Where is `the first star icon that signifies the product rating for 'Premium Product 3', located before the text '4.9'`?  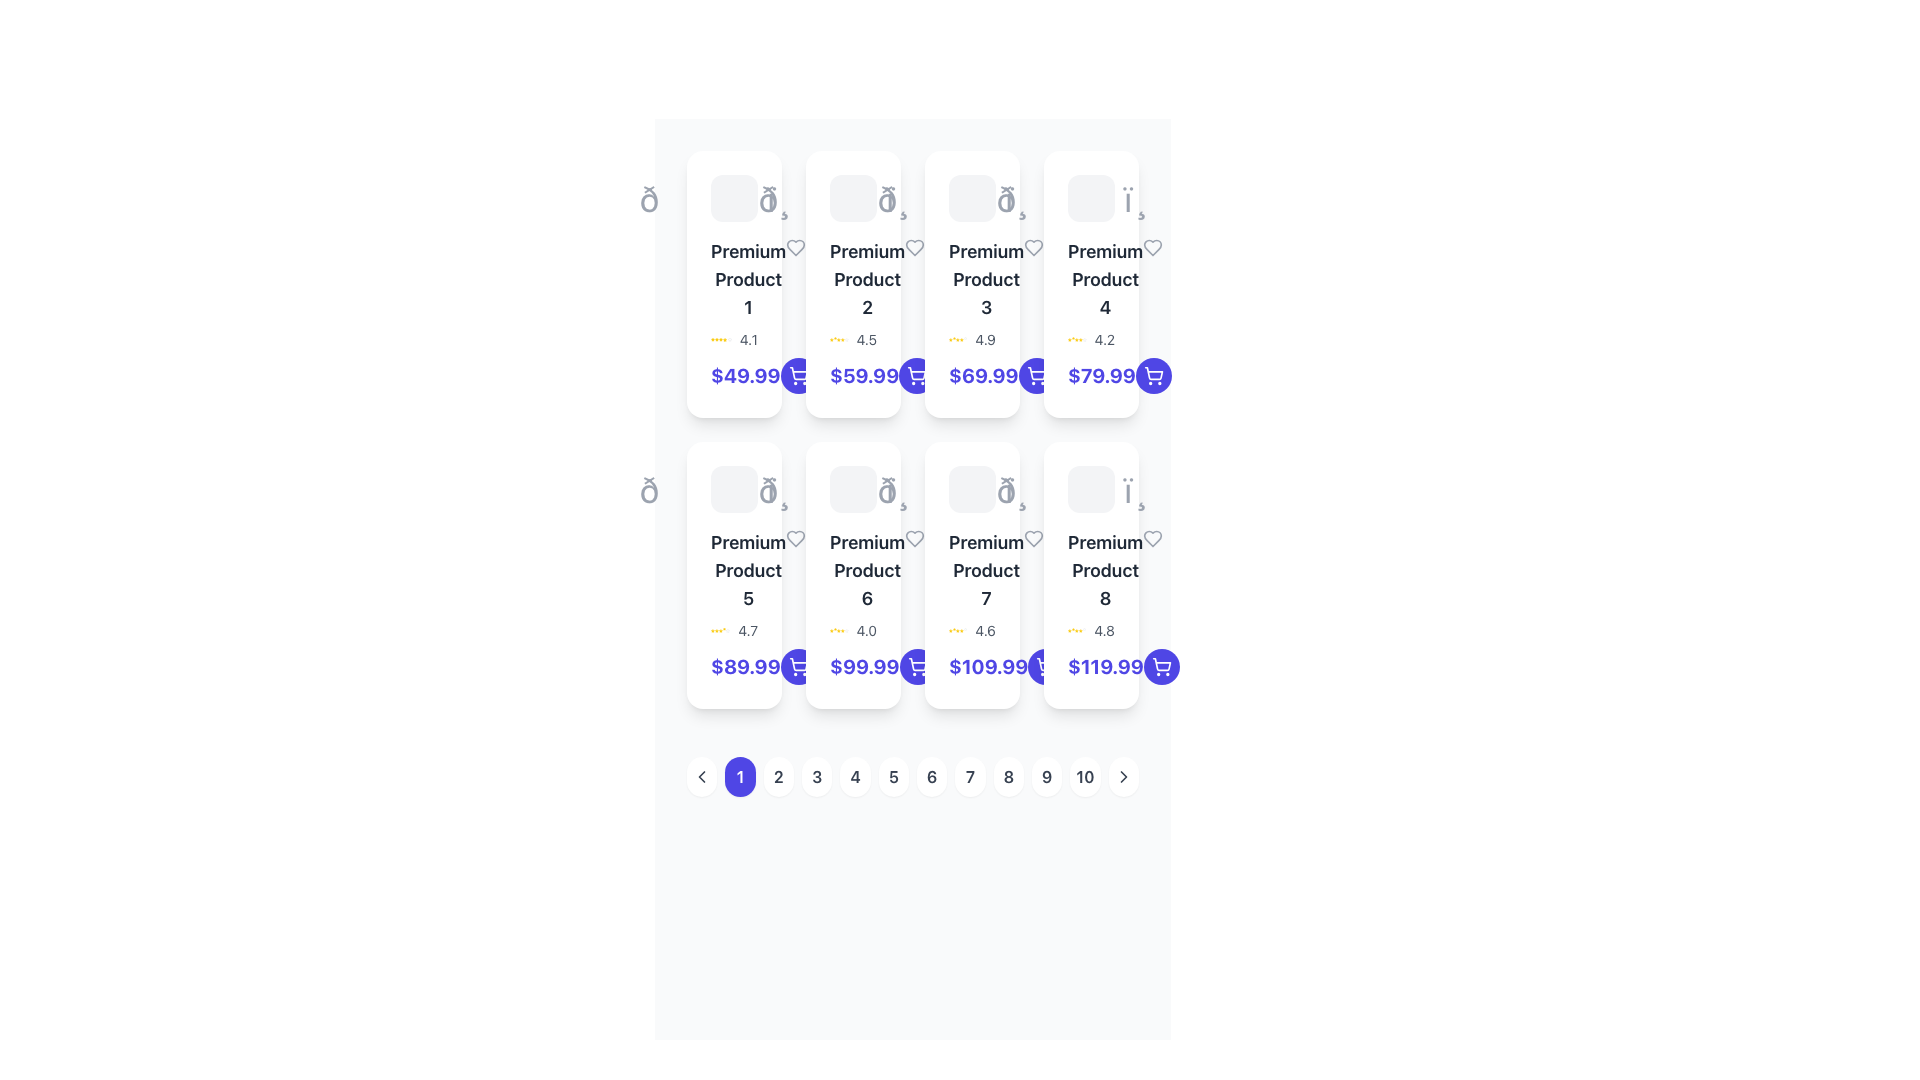 the first star icon that signifies the product rating for 'Premium Product 3', located before the text '4.9' is located at coordinates (949, 338).